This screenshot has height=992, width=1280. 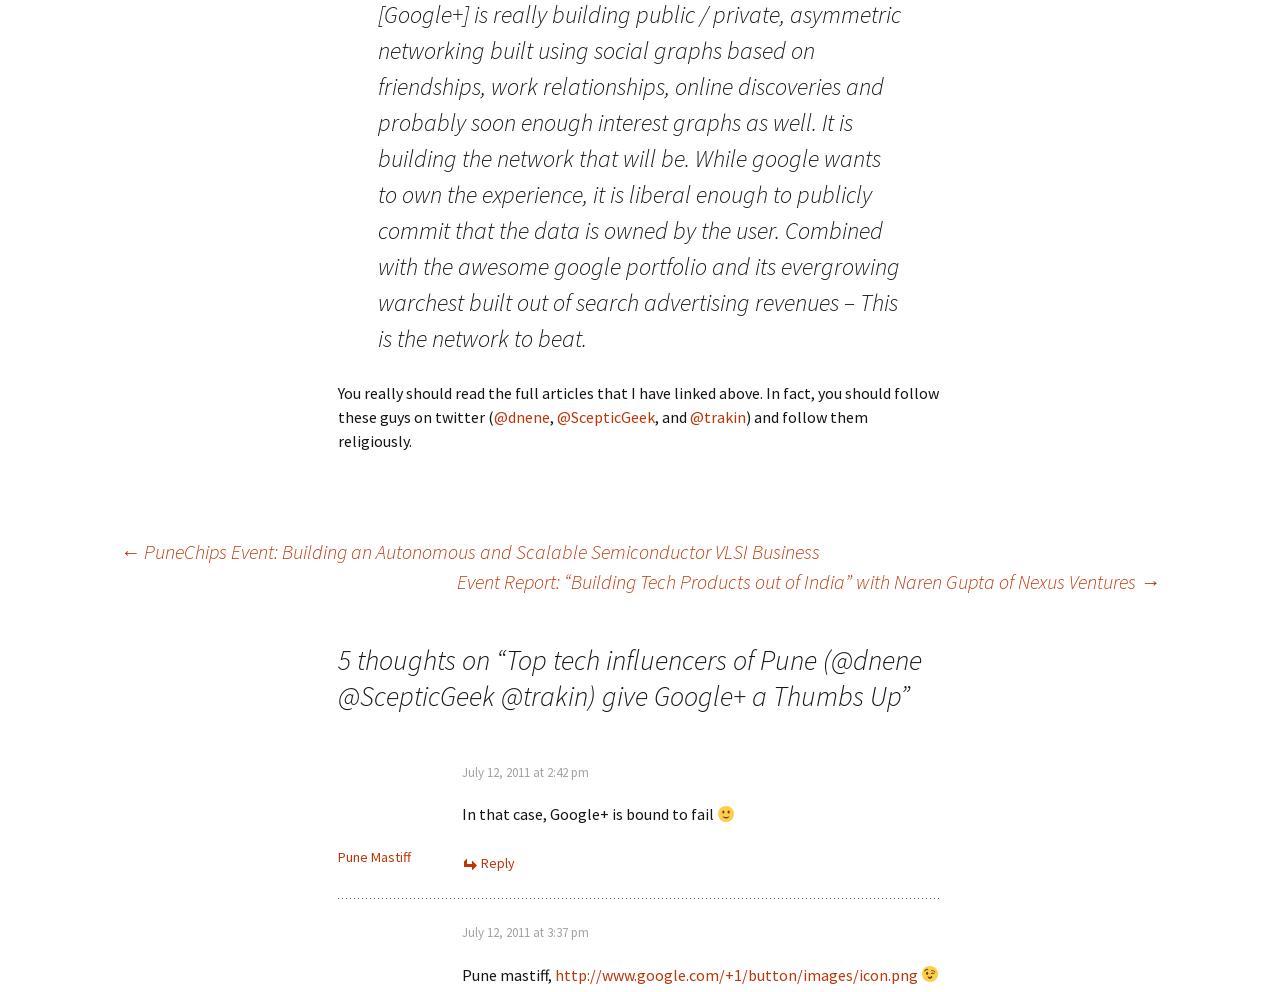 What do you see at coordinates (139, 550) in the screenshot?
I see `'PuneChips Event: Building an Autonomous and Scalable Semiconductor VLSI Business'` at bounding box center [139, 550].